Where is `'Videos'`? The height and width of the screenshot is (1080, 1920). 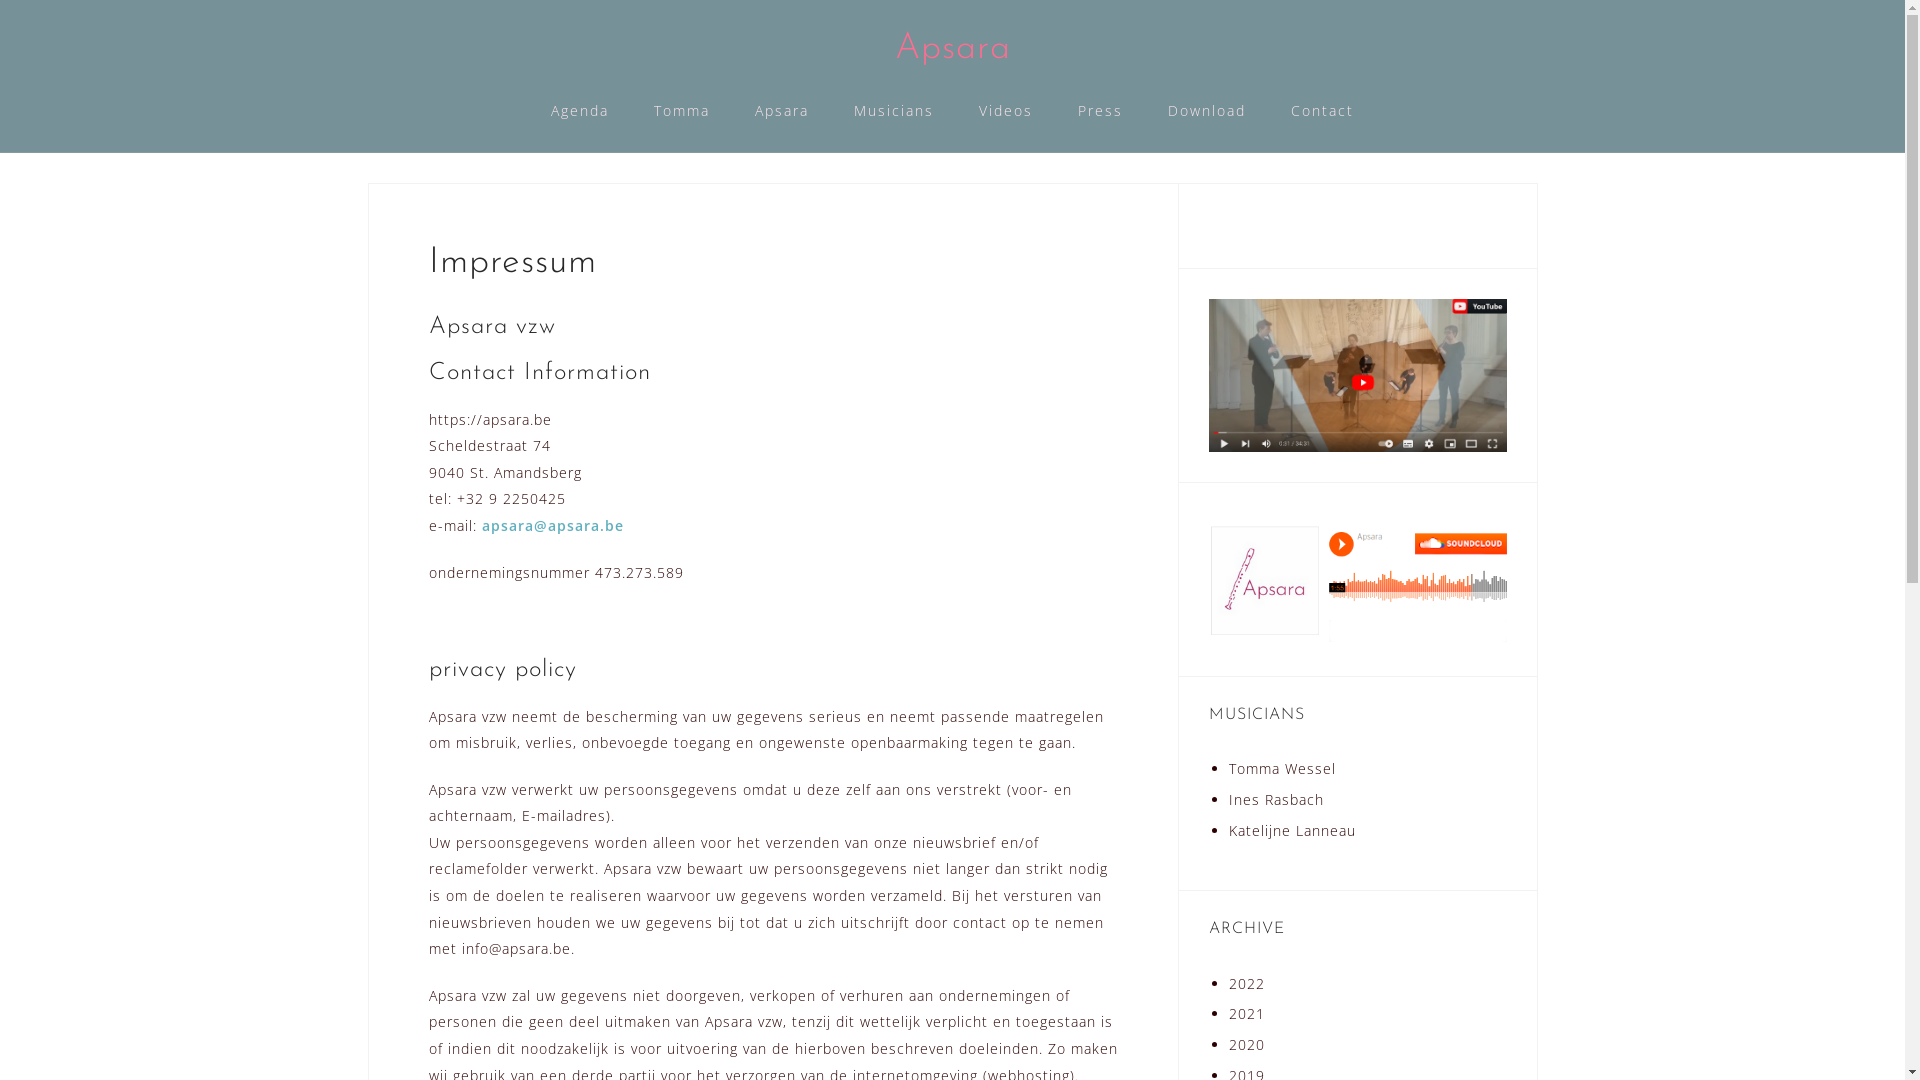 'Videos' is located at coordinates (1006, 111).